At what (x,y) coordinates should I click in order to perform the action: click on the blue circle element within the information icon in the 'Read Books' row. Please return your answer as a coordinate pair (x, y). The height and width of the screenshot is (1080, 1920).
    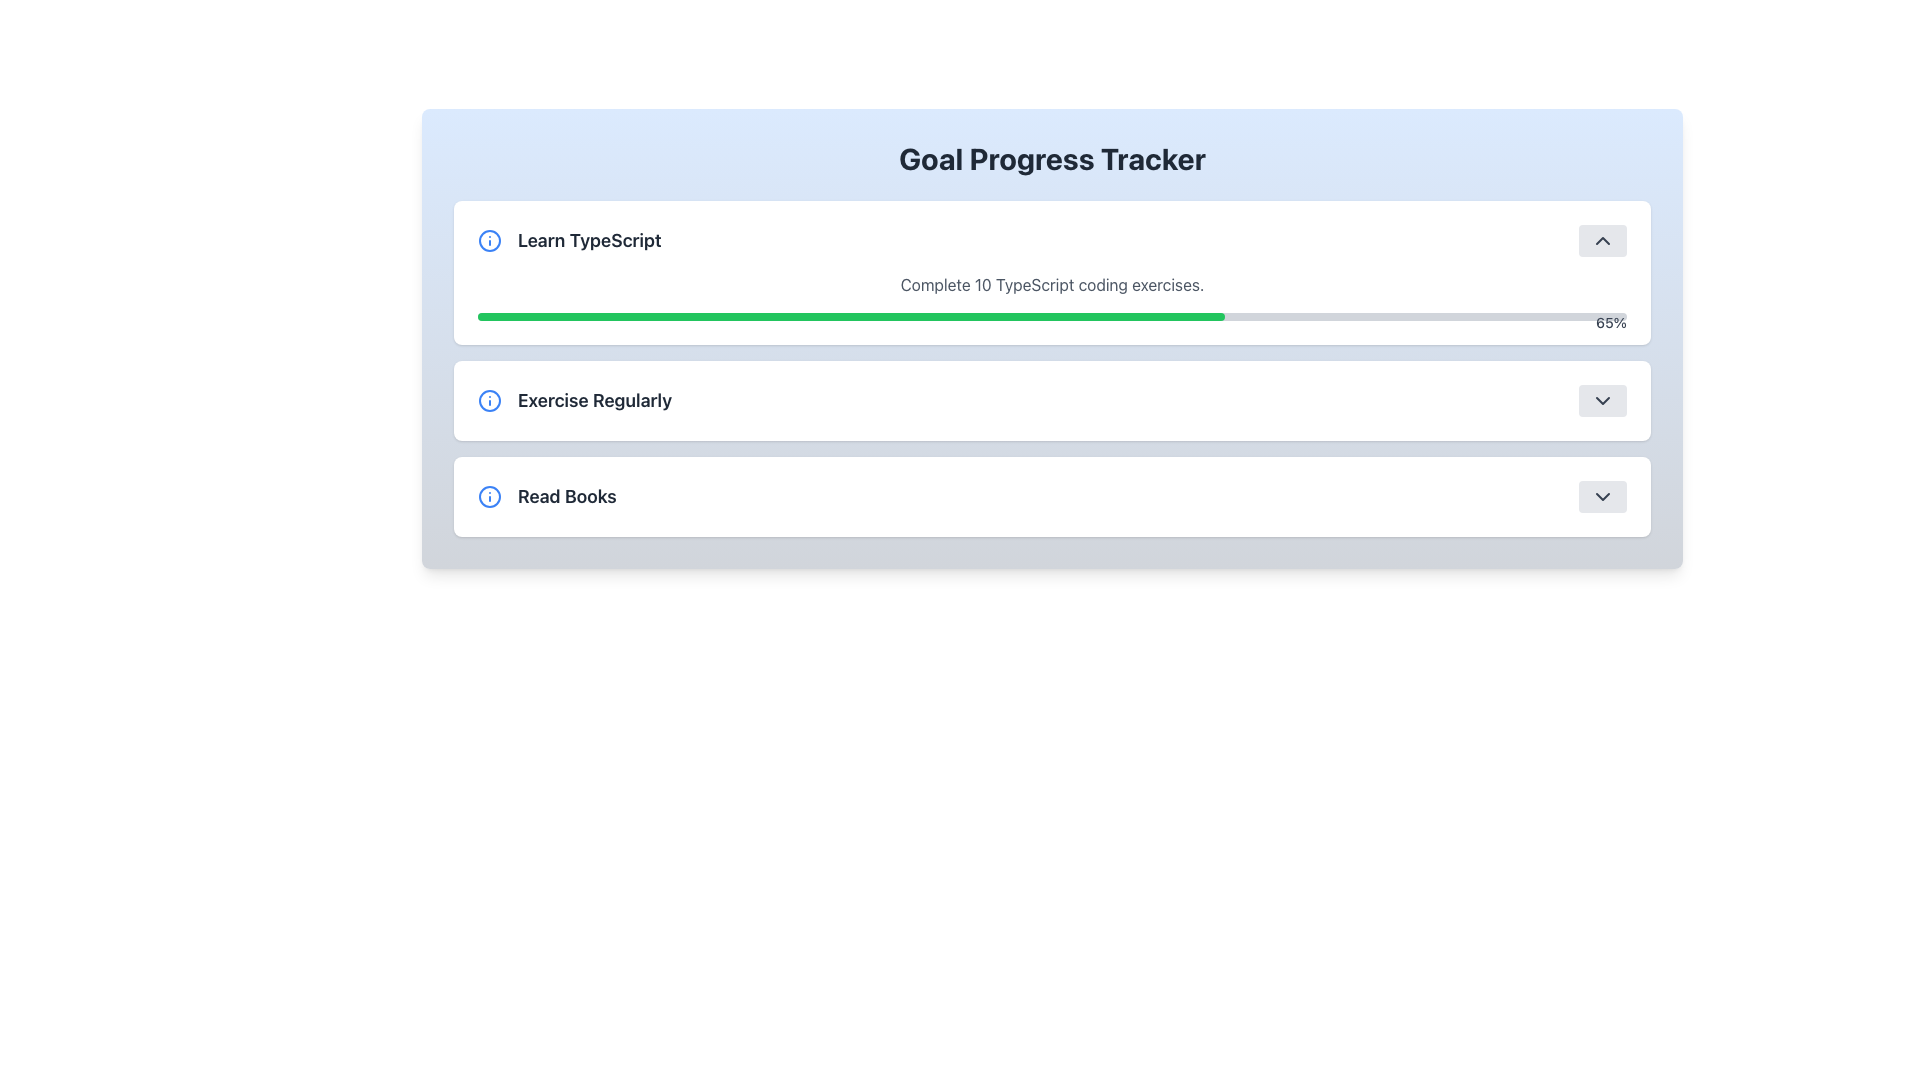
    Looking at the image, I should click on (489, 496).